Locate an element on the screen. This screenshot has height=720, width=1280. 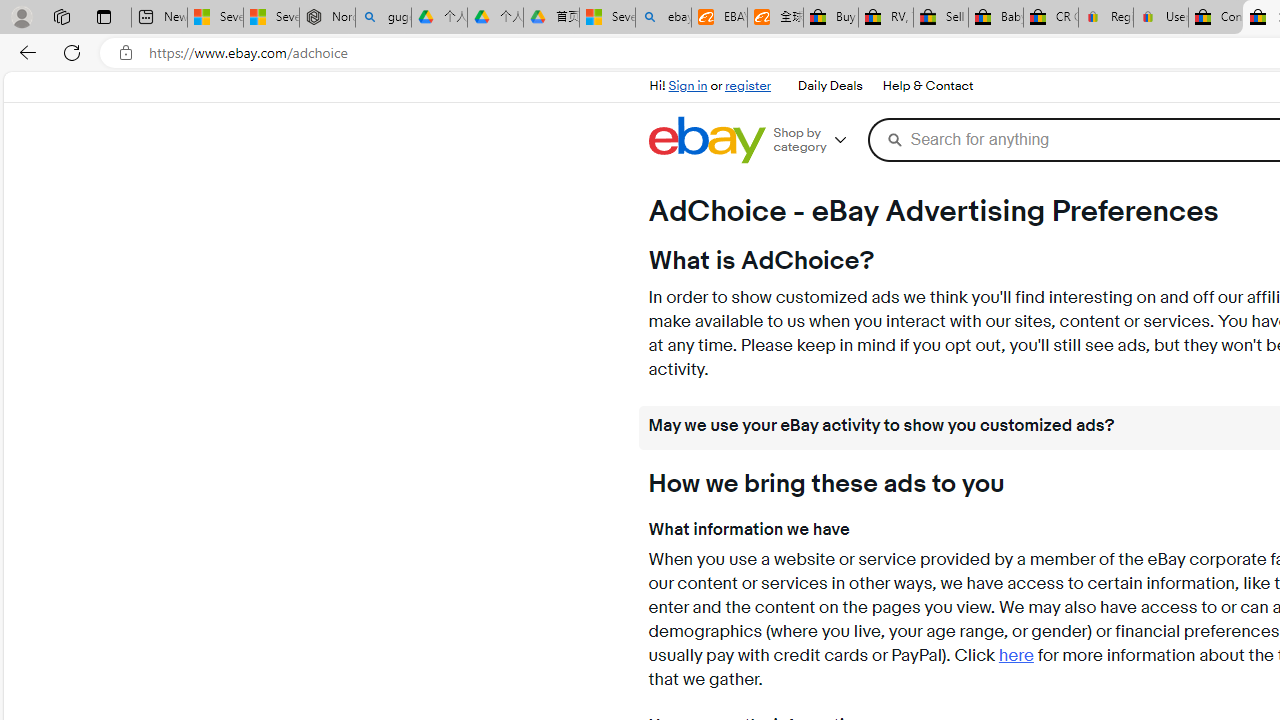
'User Privacy Notice | eBay' is located at coordinates (1160, 17).